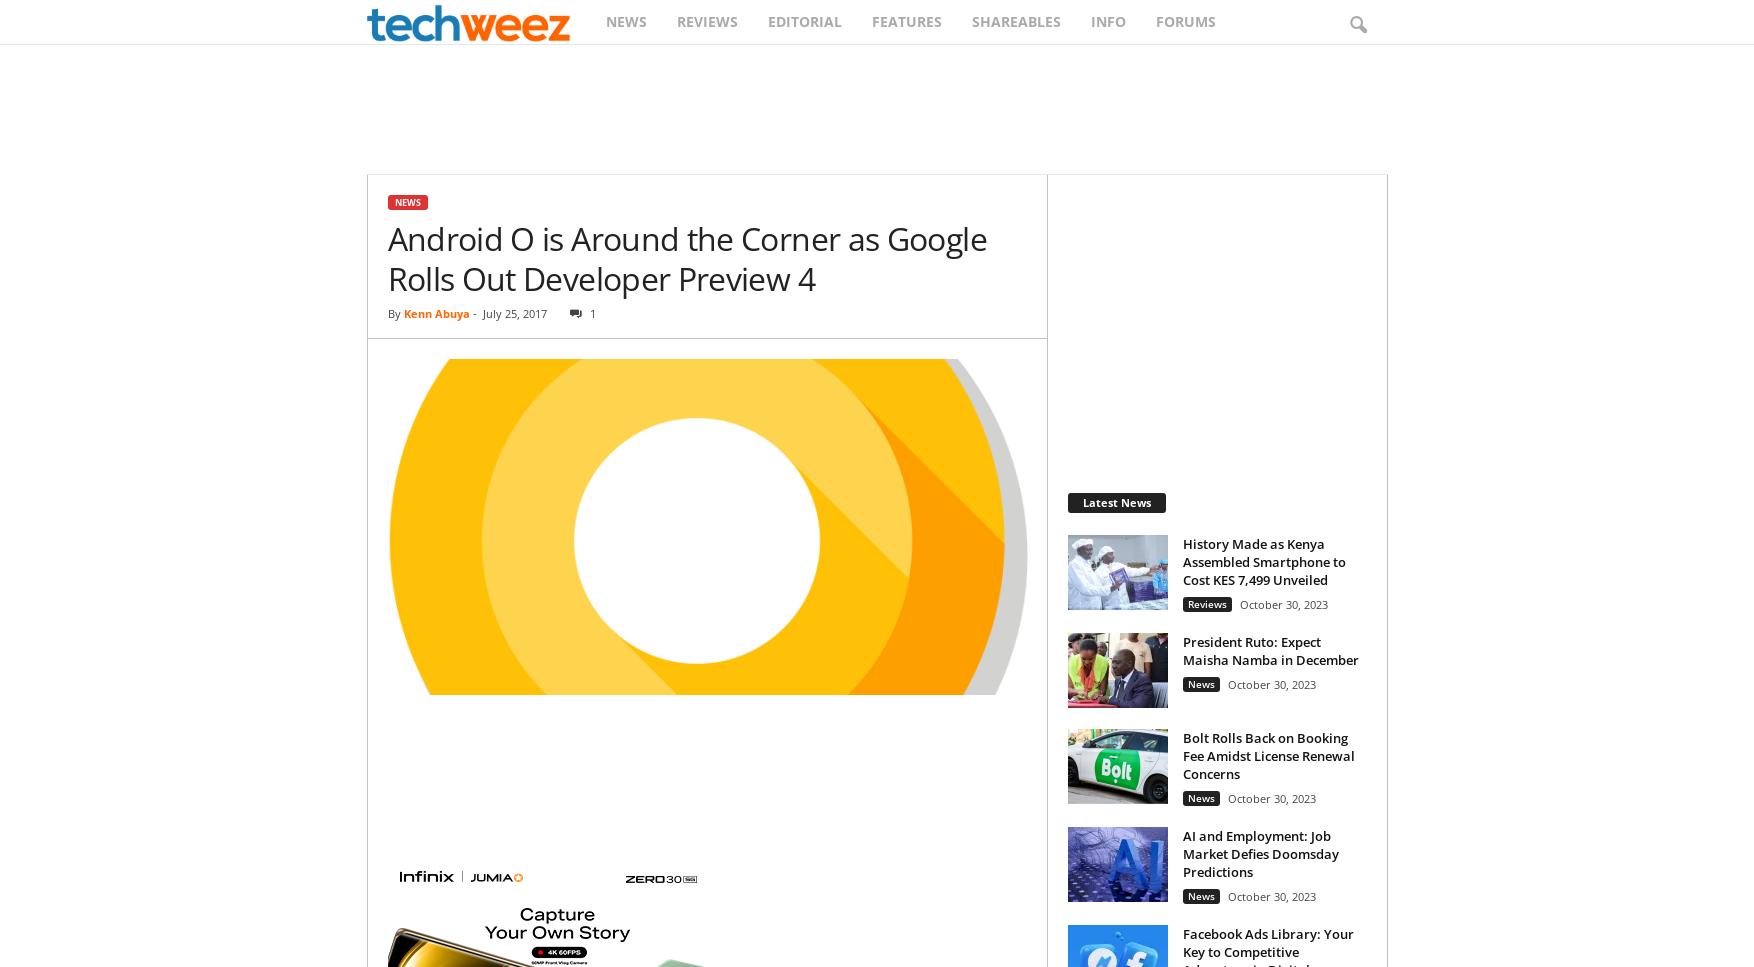 This screenshot has height=967, width=1754. What do you see at coordinates (512, 313) in the screenshot?
I see `'July 25, 2017'` at bounding box center [512, 313].